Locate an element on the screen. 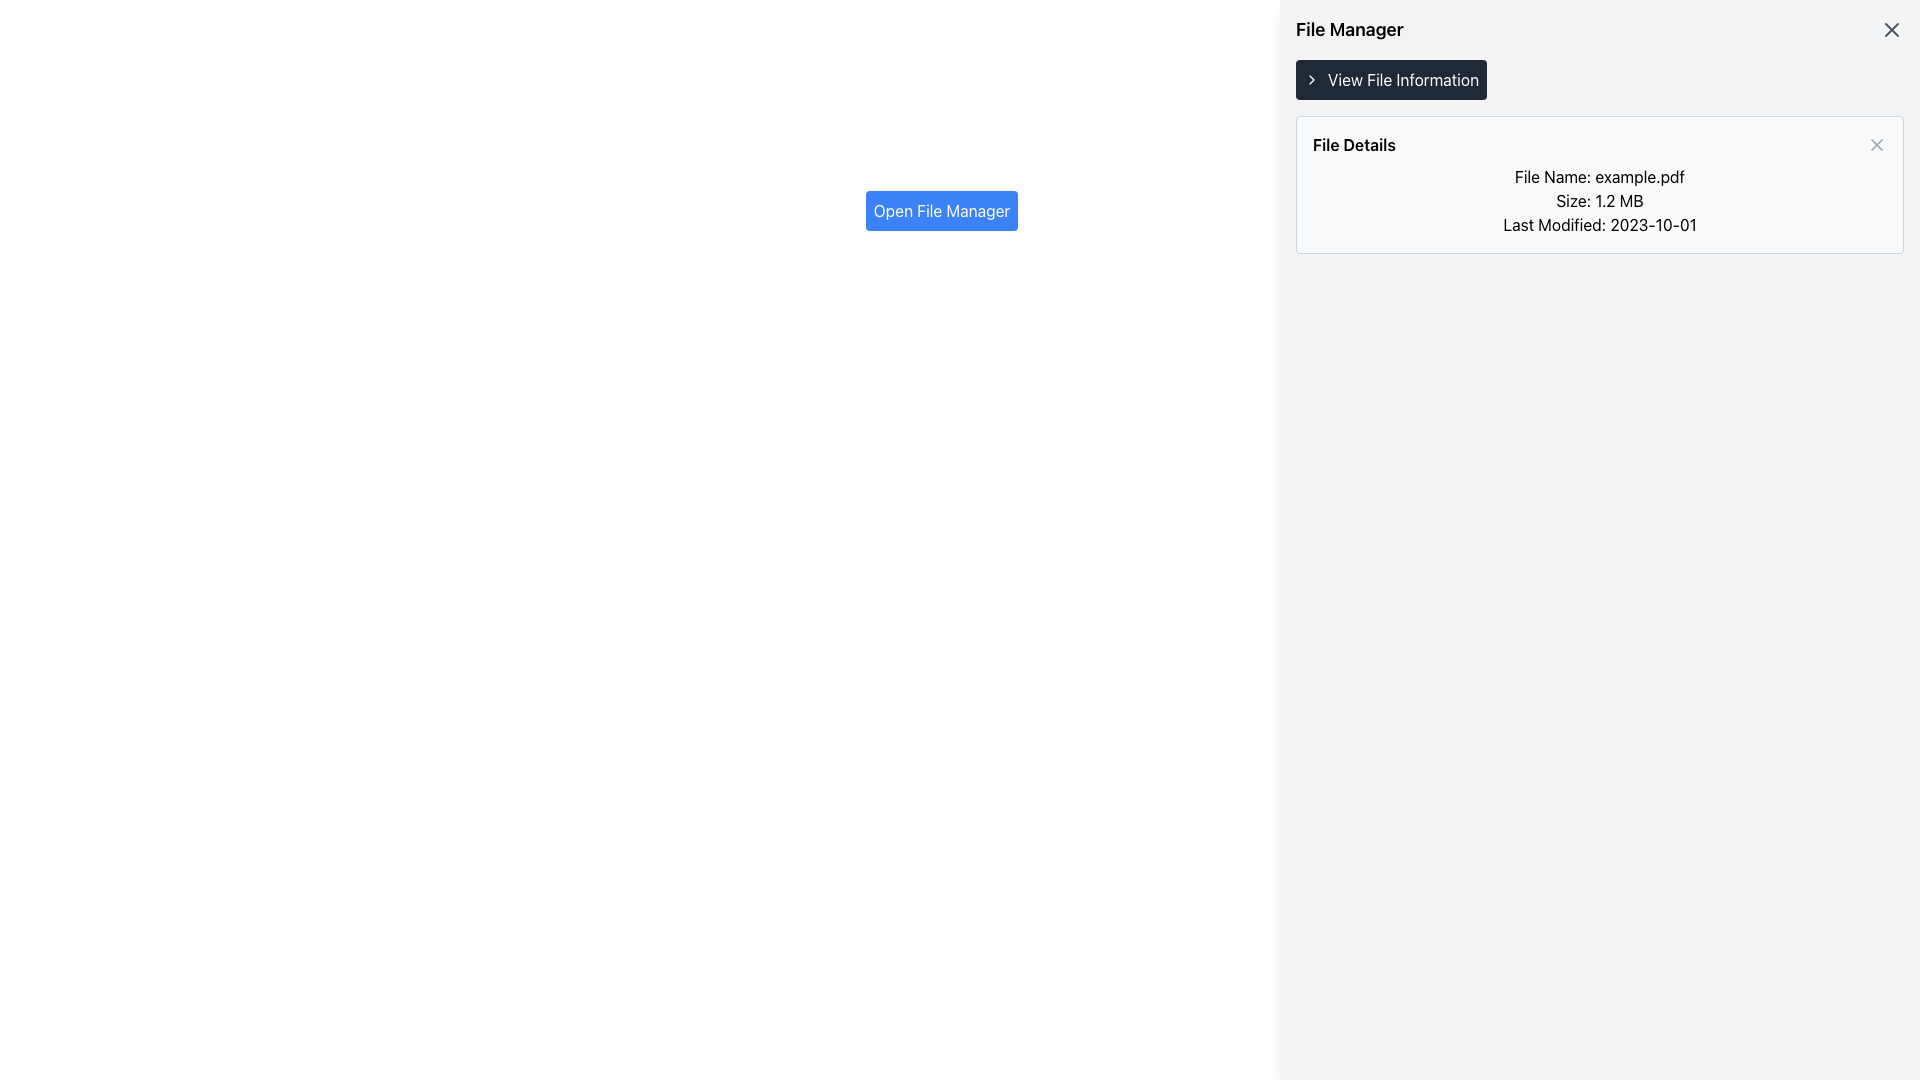 The image size is (1920, 1080). the SVG icon representing the close button located at the top-right corner of the 'File Details' box is located at coordinates (1875, 144).